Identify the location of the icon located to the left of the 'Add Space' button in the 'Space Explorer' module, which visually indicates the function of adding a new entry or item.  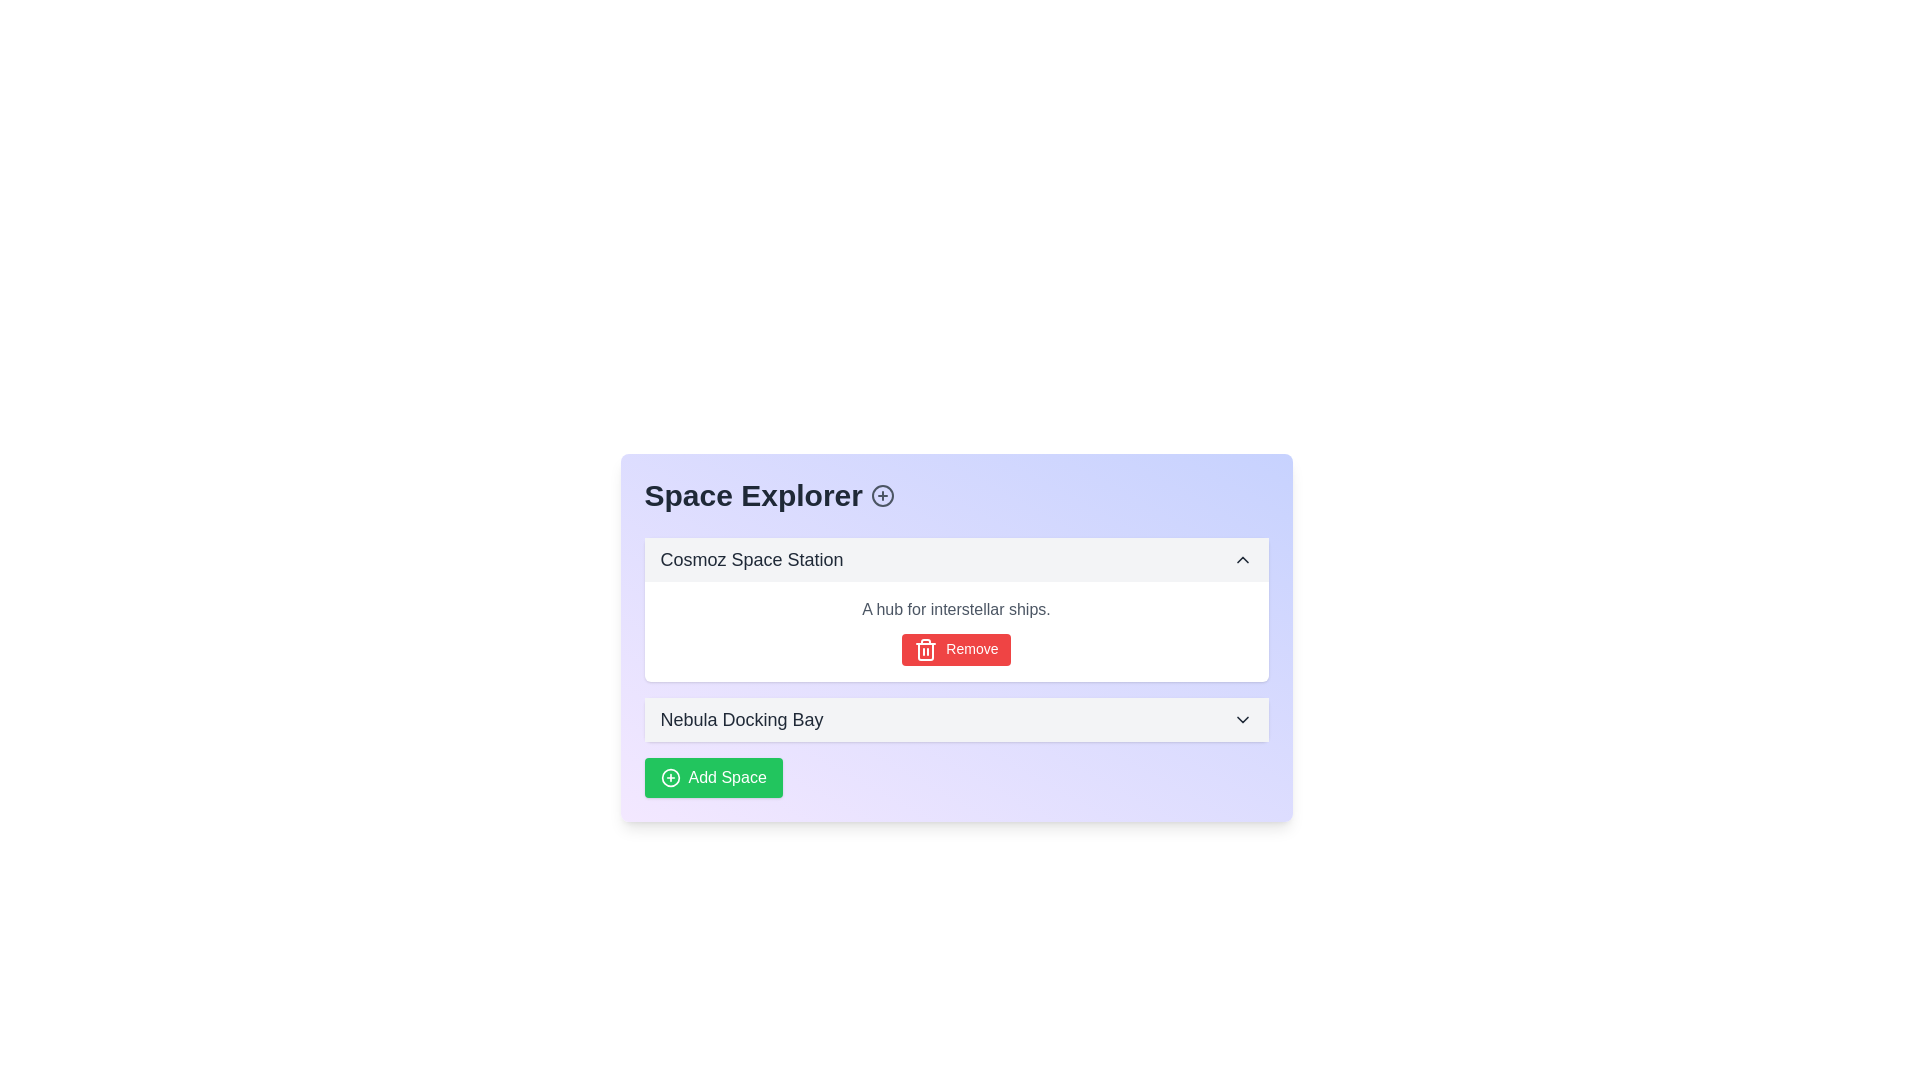
(670, 777).